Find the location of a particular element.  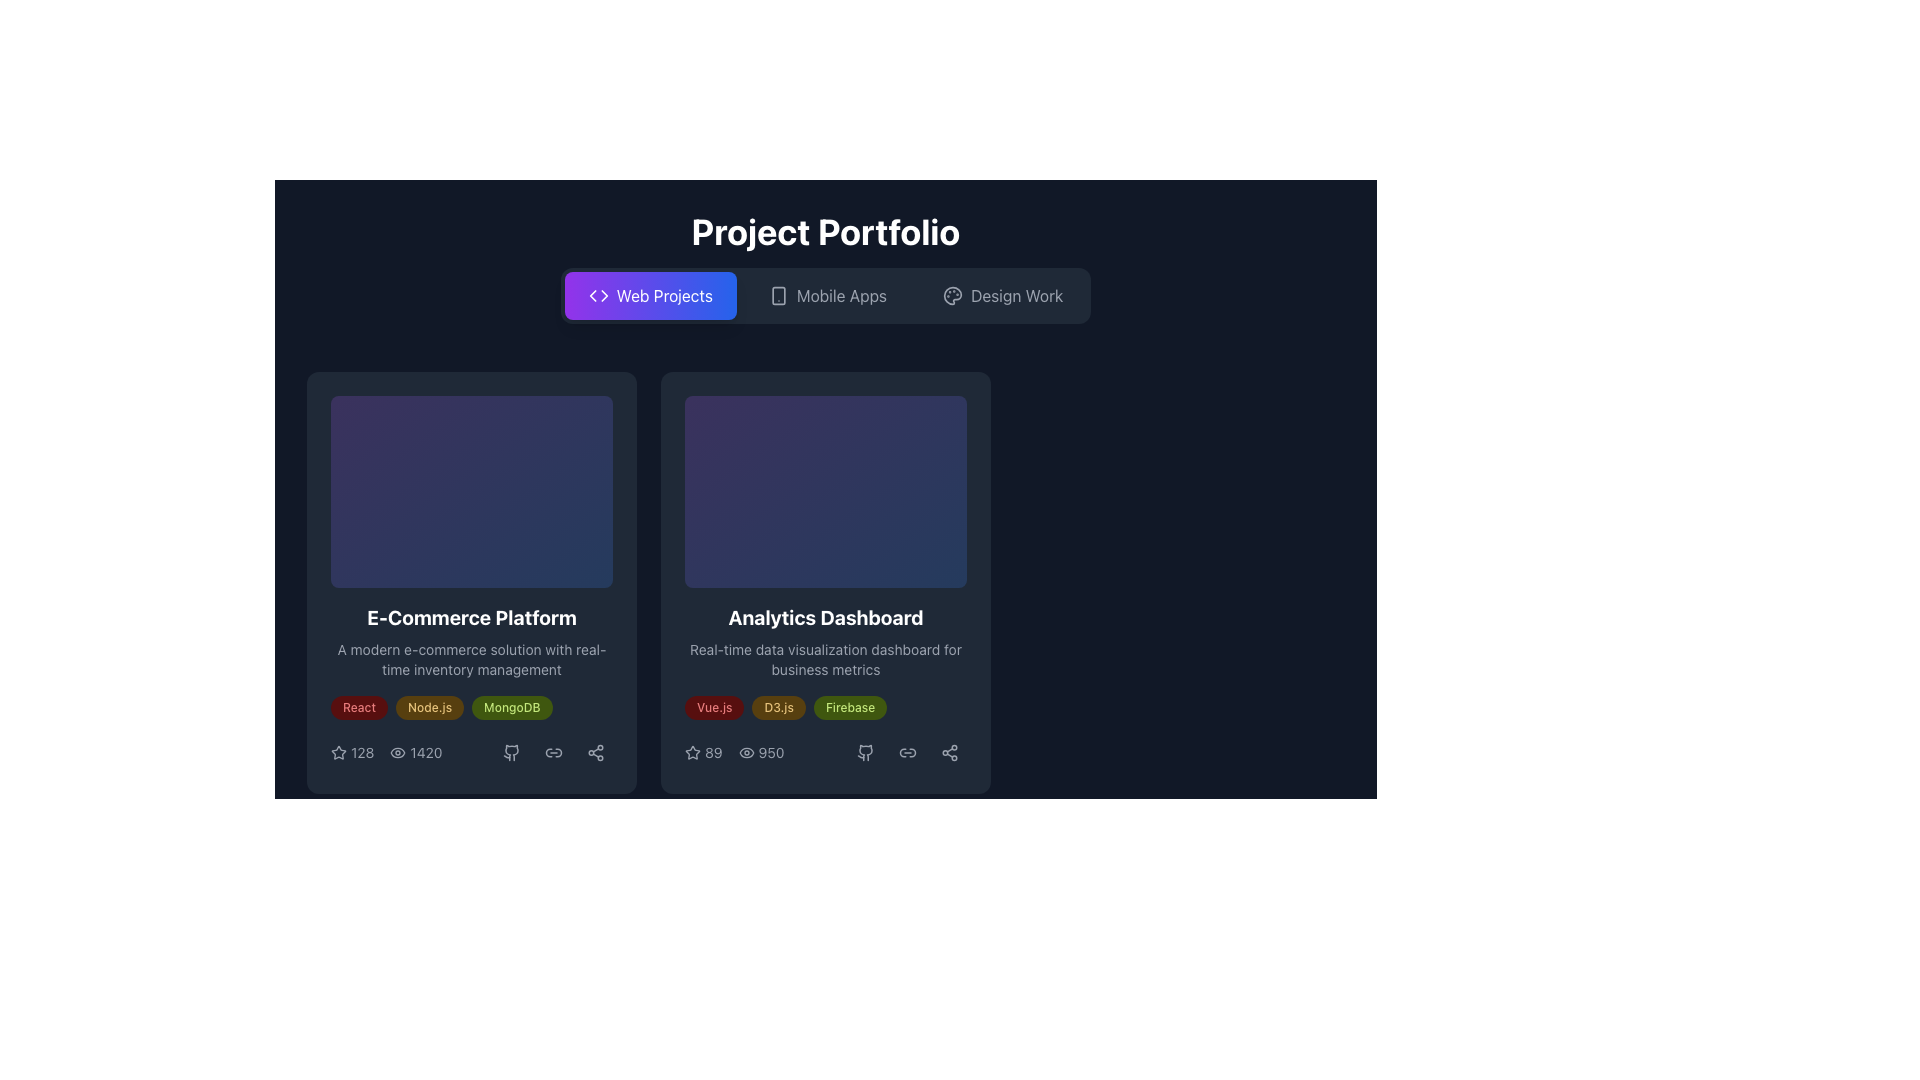

the interactive metrics icons located at the bottom of the Portfolio card titled 'E-Commerce Platform', which has a dark gray background and rounded corners is located at coordinates (470, 582).